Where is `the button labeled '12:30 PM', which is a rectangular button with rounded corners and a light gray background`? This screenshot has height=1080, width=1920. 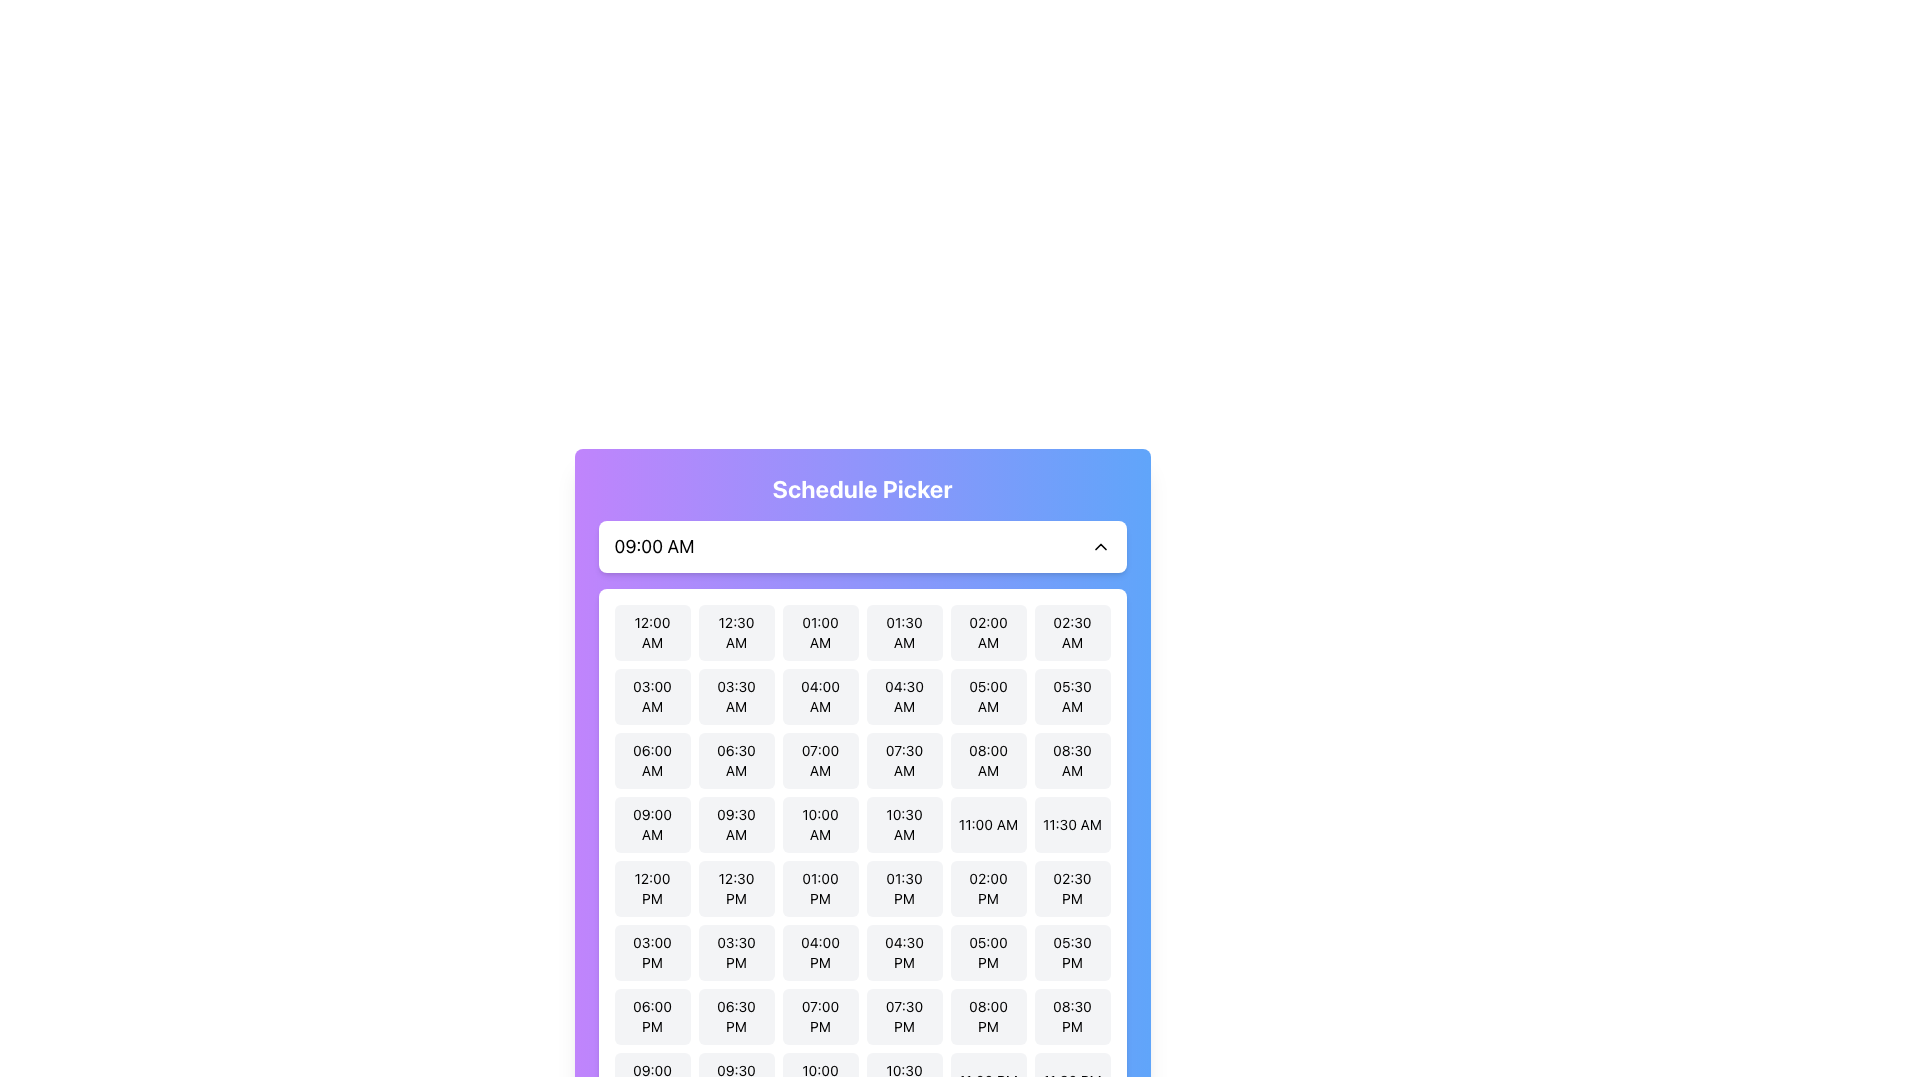
the button labeled '12:30 PM', which is a rectangular button with rounded corners and a light gray background is located at coordinates (735, 887).